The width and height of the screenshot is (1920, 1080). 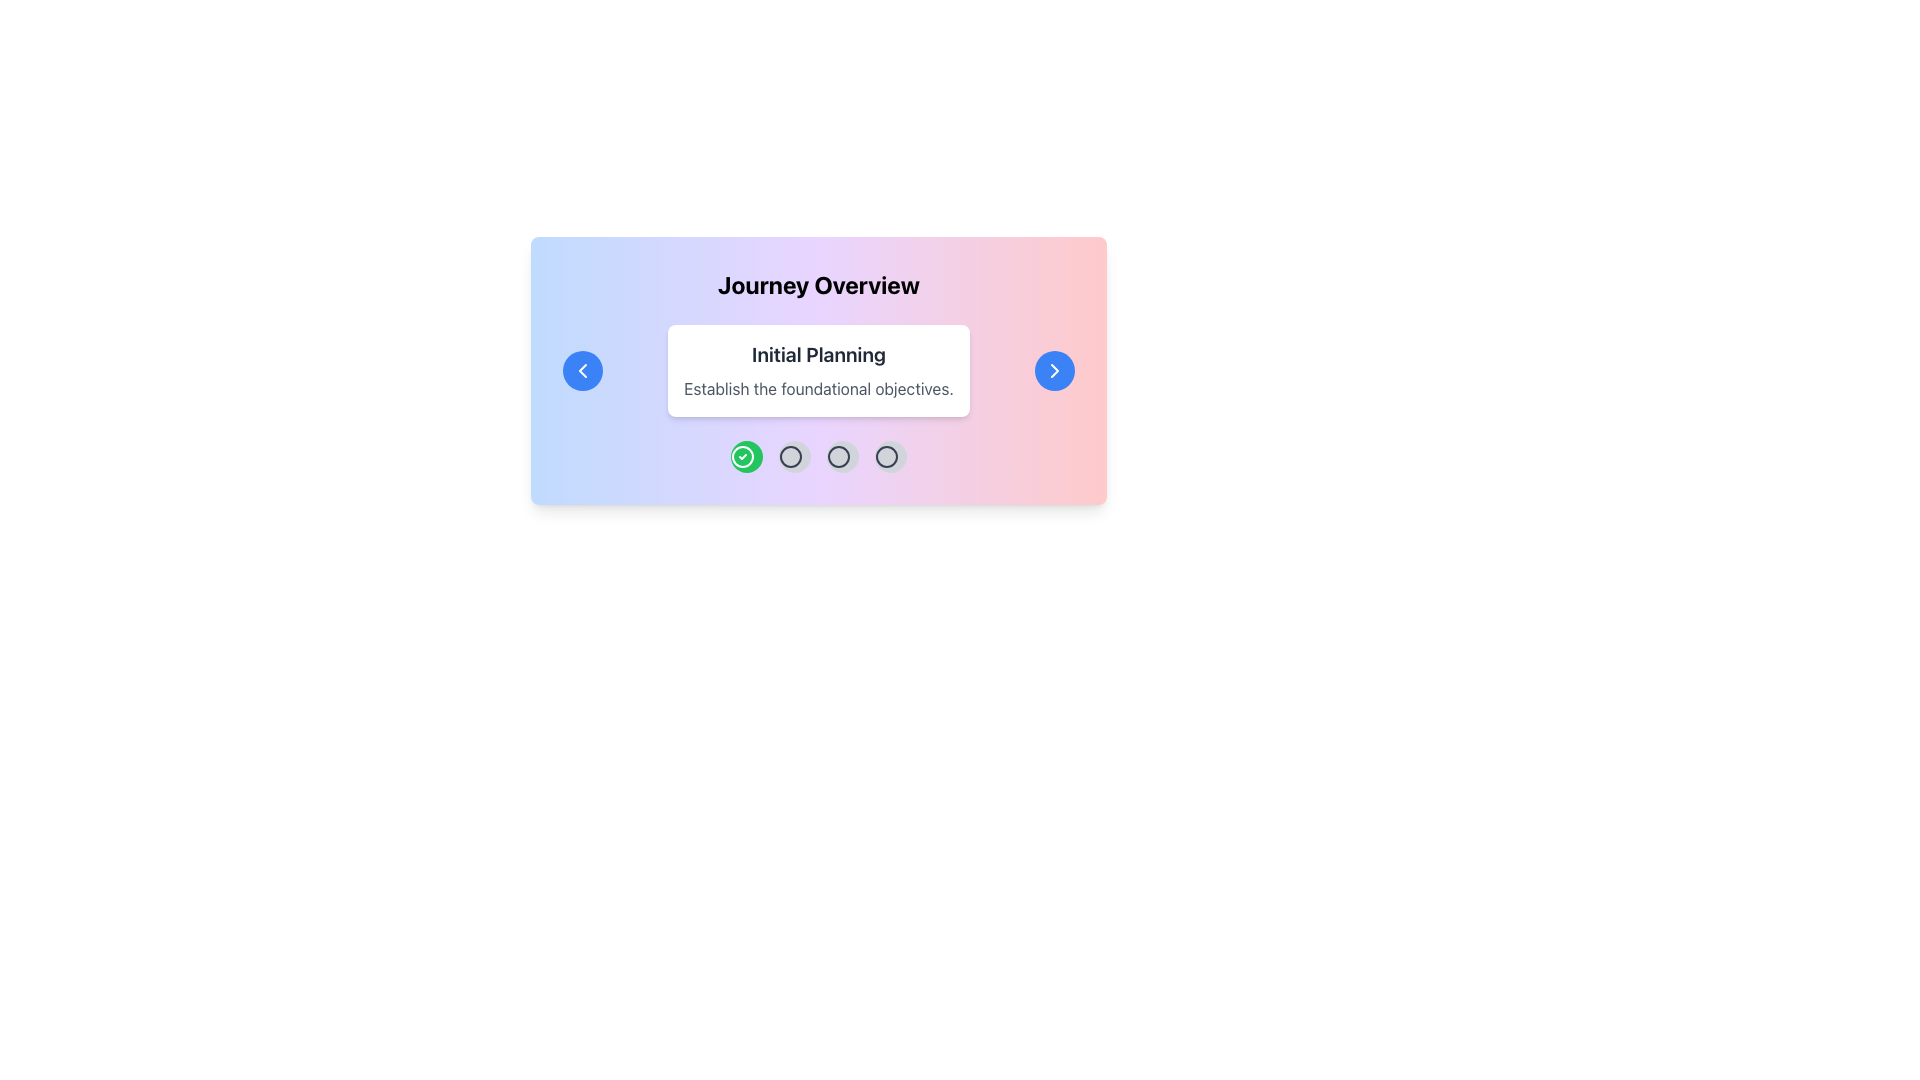 I want to click on the Text Content Block displaying 'Initial Planning' with subtext 'Establish the foundational objectives.', so click(x=819, y=370).